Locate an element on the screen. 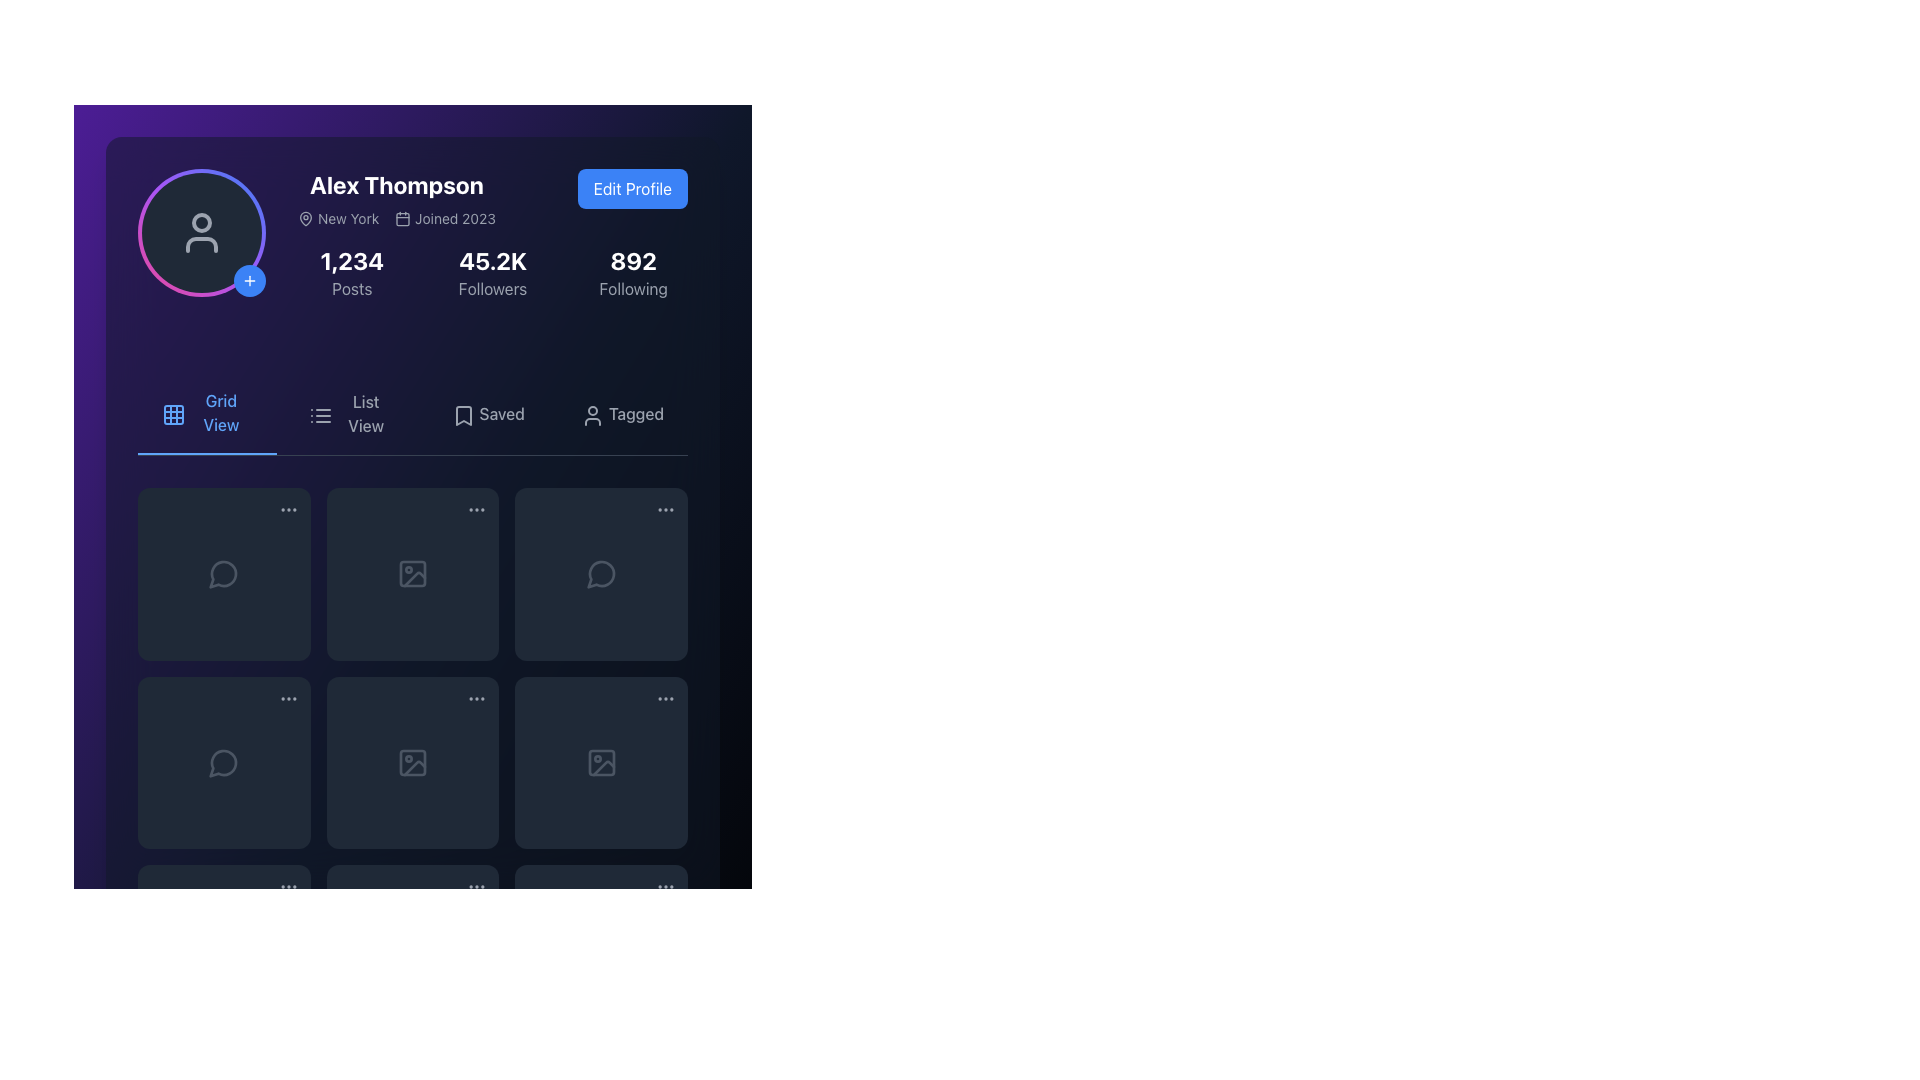 The width and height of the screenshot is (1920, 1080). the gray ellipsis icon button located in the bottom right corner of the grid item, which highlights upon hover is located at coordinates (476, 697).